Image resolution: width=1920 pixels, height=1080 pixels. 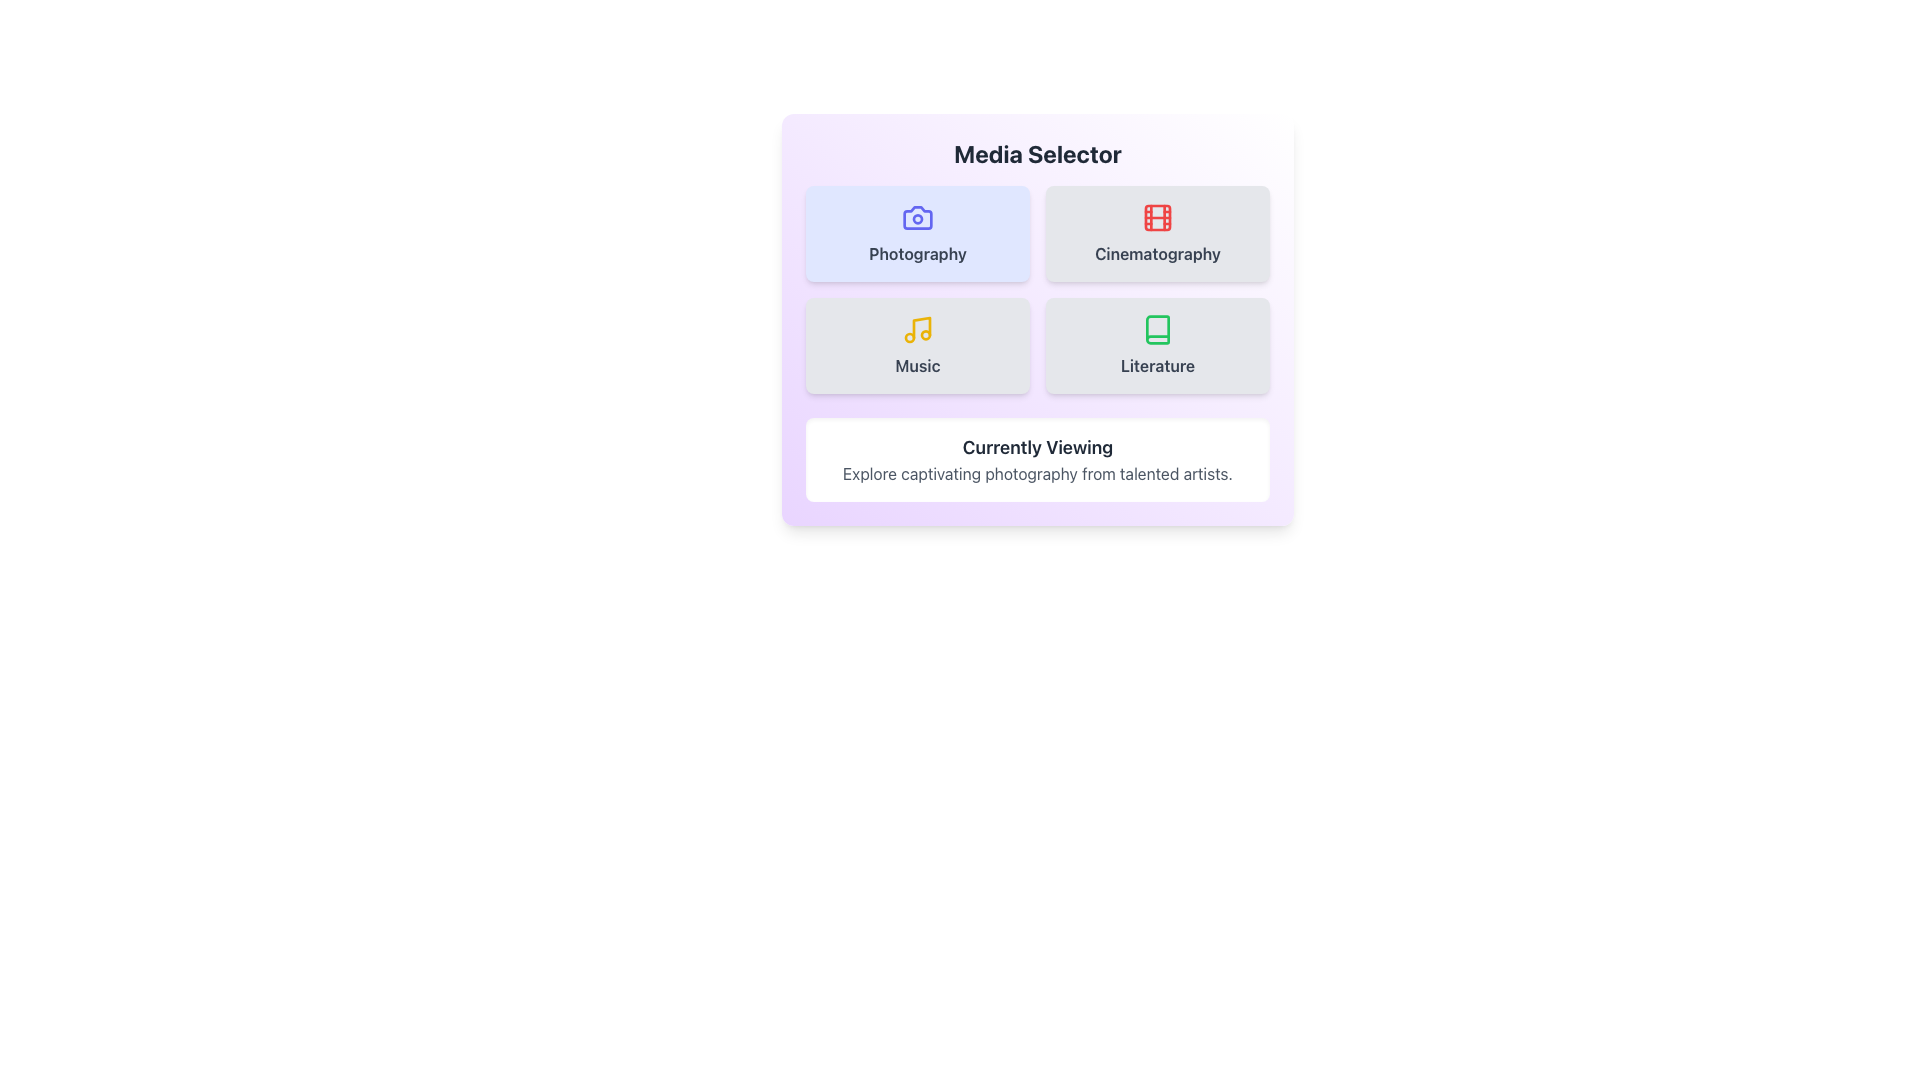 I want to click on the book icon with a green outline located within the 'Literature' button in the bottom-right of the main selection buttons, so click(x=1157, y=329).